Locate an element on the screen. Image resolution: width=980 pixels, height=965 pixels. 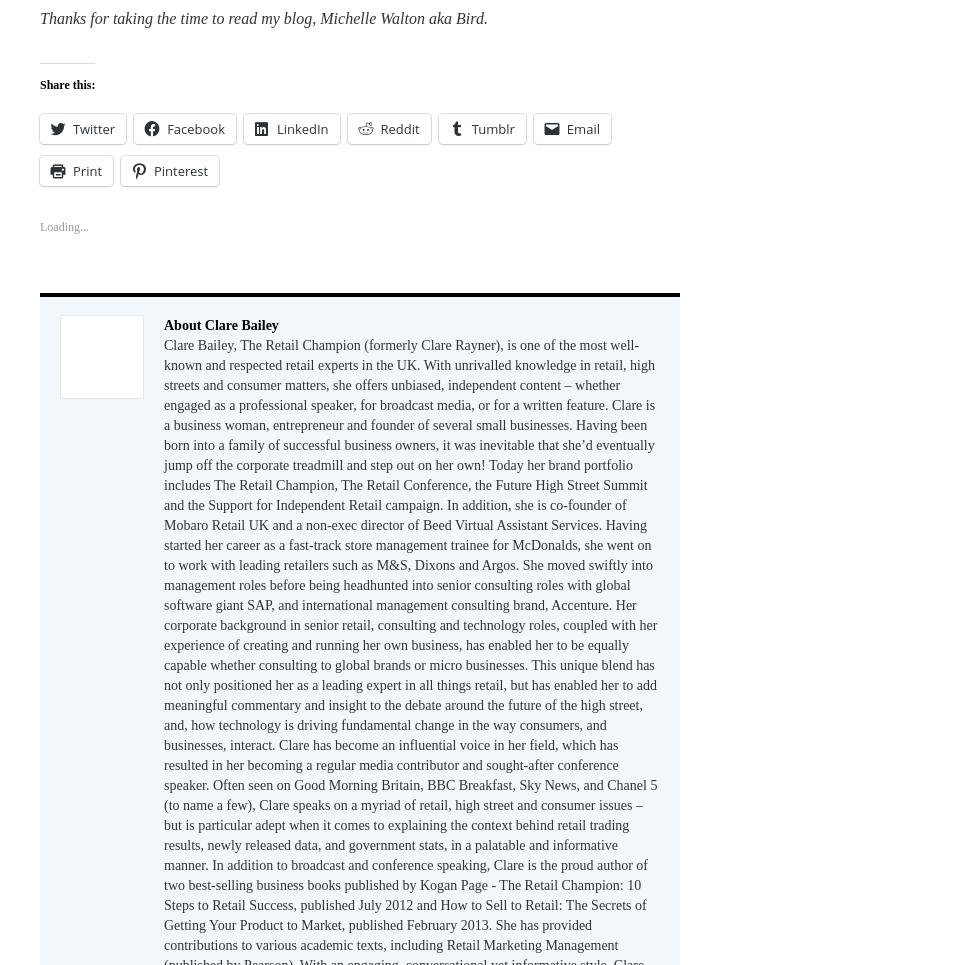
'Email' is located at coordinates (566, 127).